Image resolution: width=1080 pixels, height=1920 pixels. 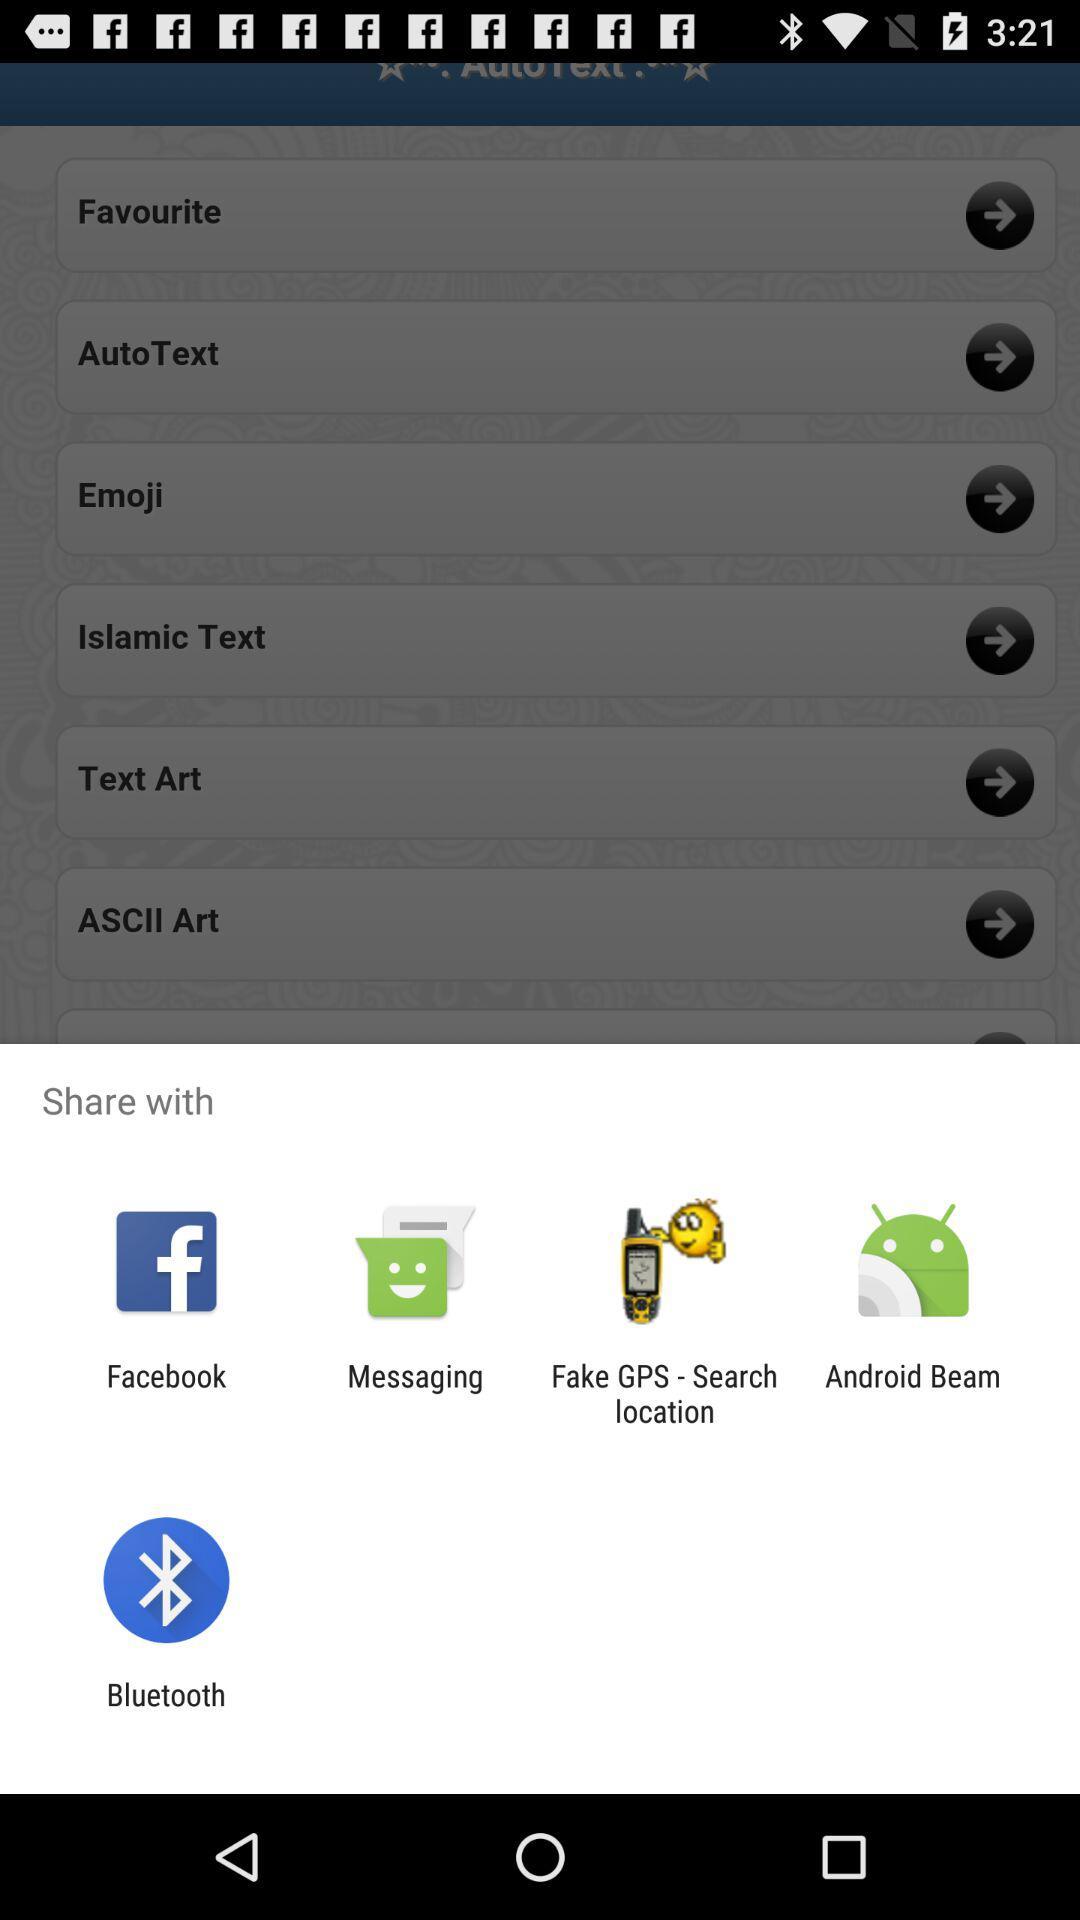 I want to click on the messaging icon, so click(x=414, y=1392).